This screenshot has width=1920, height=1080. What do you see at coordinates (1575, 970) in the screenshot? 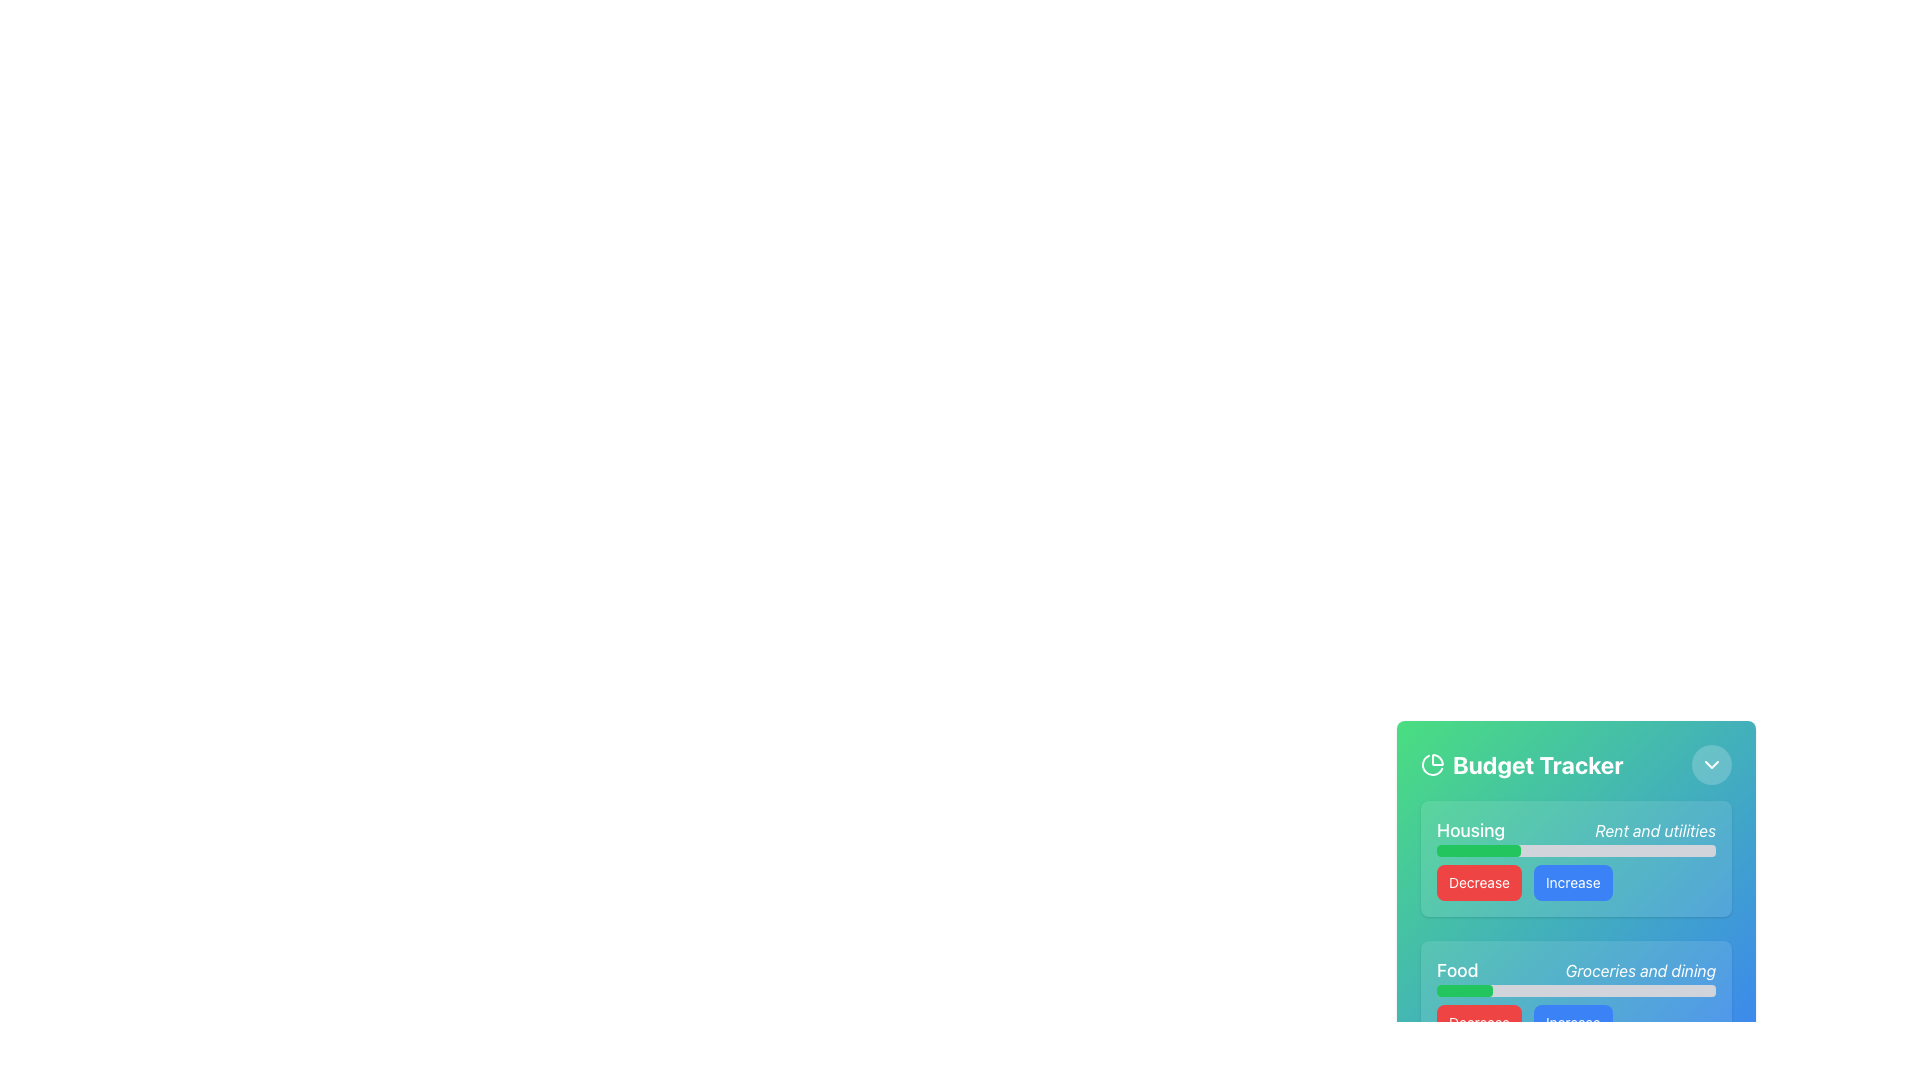
I see `the text label that categorizes the section as pertaining to food-related expenses, located in the 'Food' module, positioned below the 'Housing' component` at bounding box center [1575, 970].